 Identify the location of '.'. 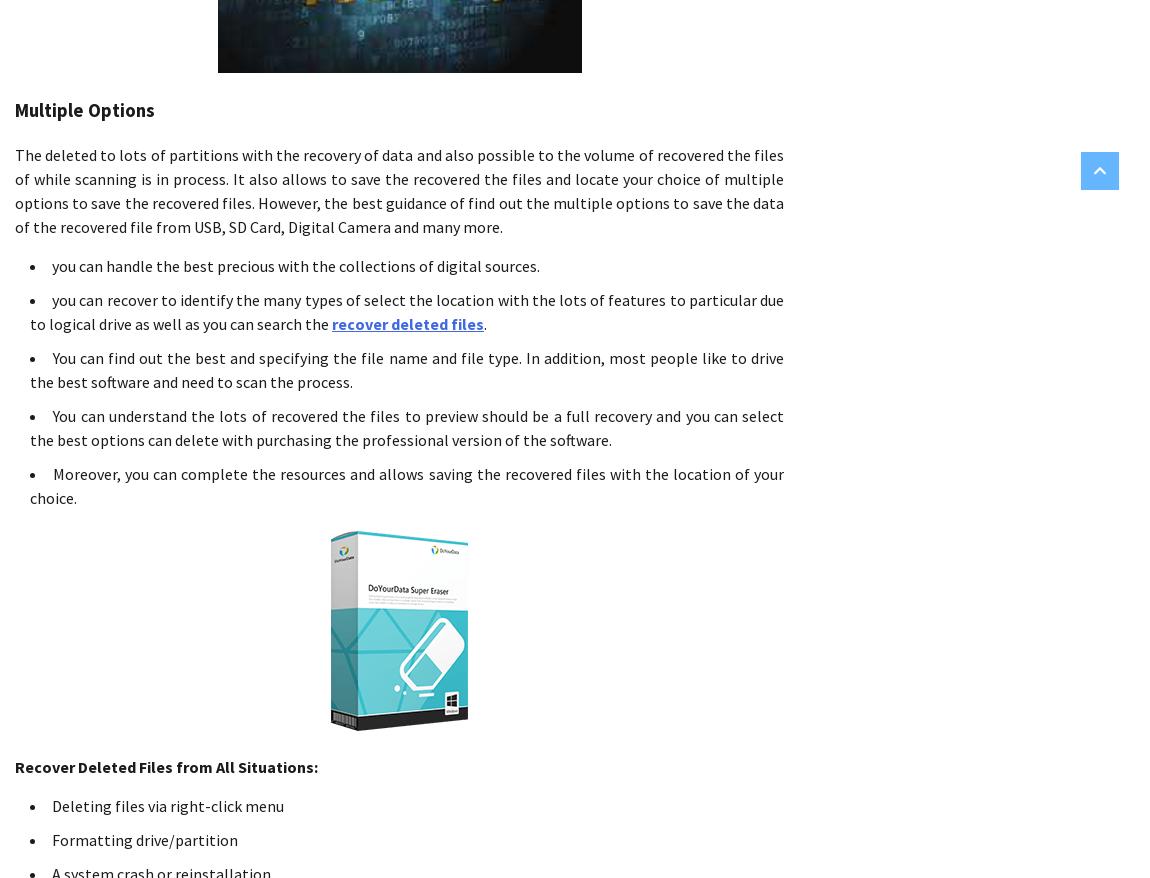
(485, 323).